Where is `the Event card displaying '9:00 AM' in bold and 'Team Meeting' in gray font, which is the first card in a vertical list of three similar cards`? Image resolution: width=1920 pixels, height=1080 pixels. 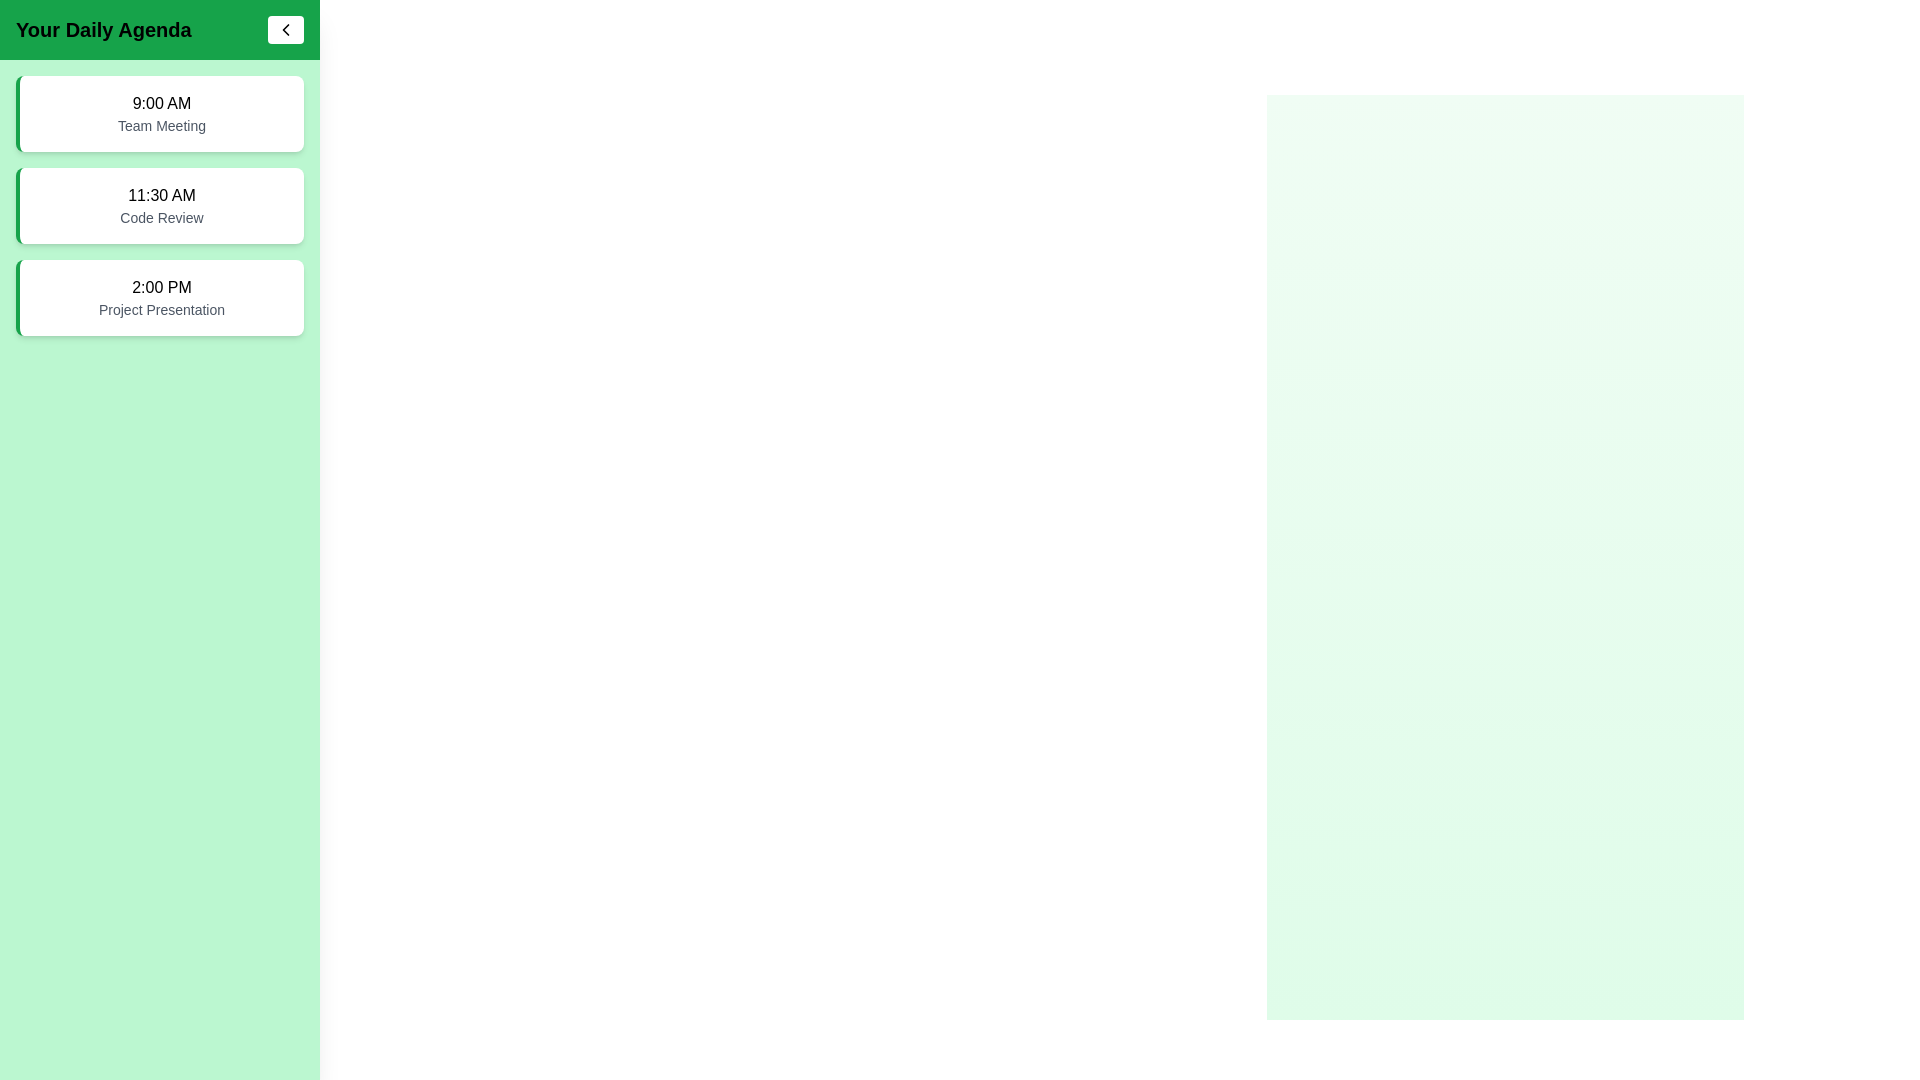
the Event card displaying '9:00 AM' in bold and 'Team Meeting' in gray font, which is the first card in a vertical list of three similar cards is located at coordinates (158, 114).